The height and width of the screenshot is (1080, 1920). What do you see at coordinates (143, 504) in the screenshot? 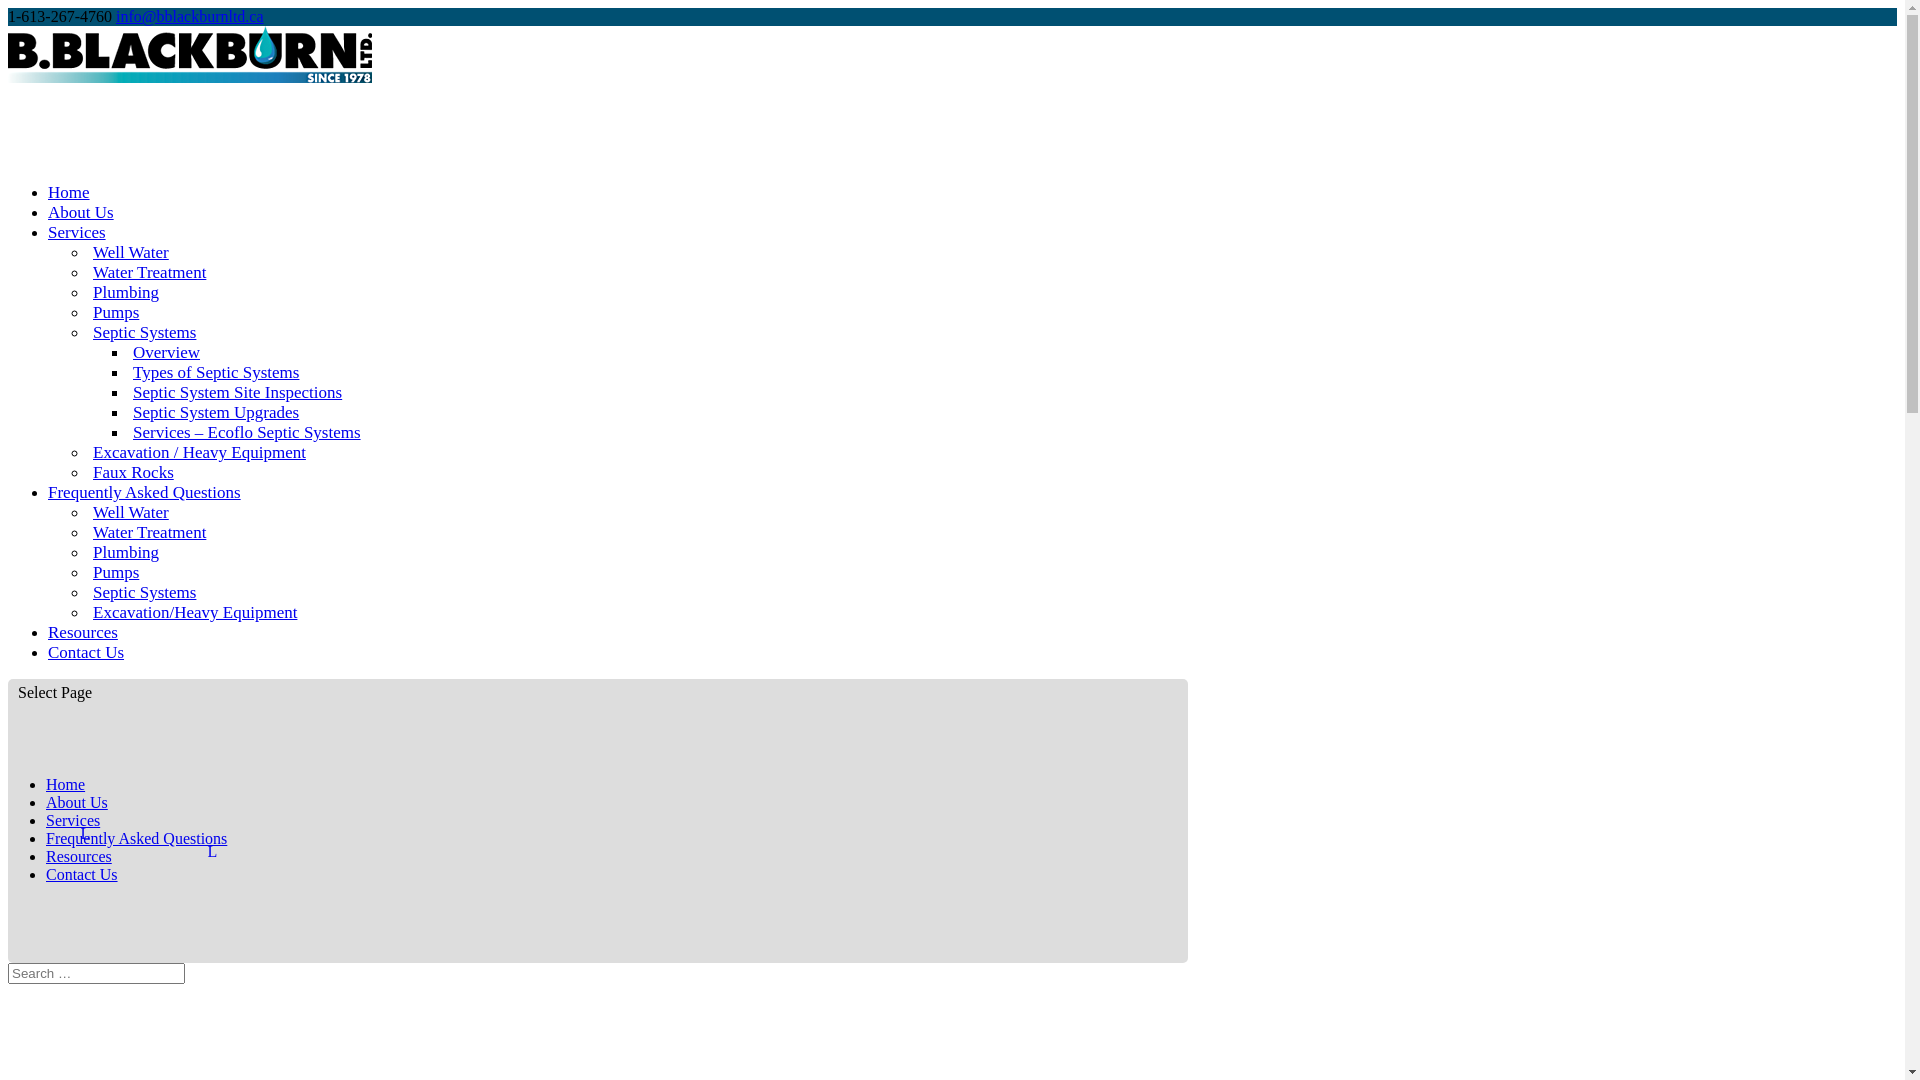
I see `'Frequently Asked Questions'` at bounding box center [143, 504].